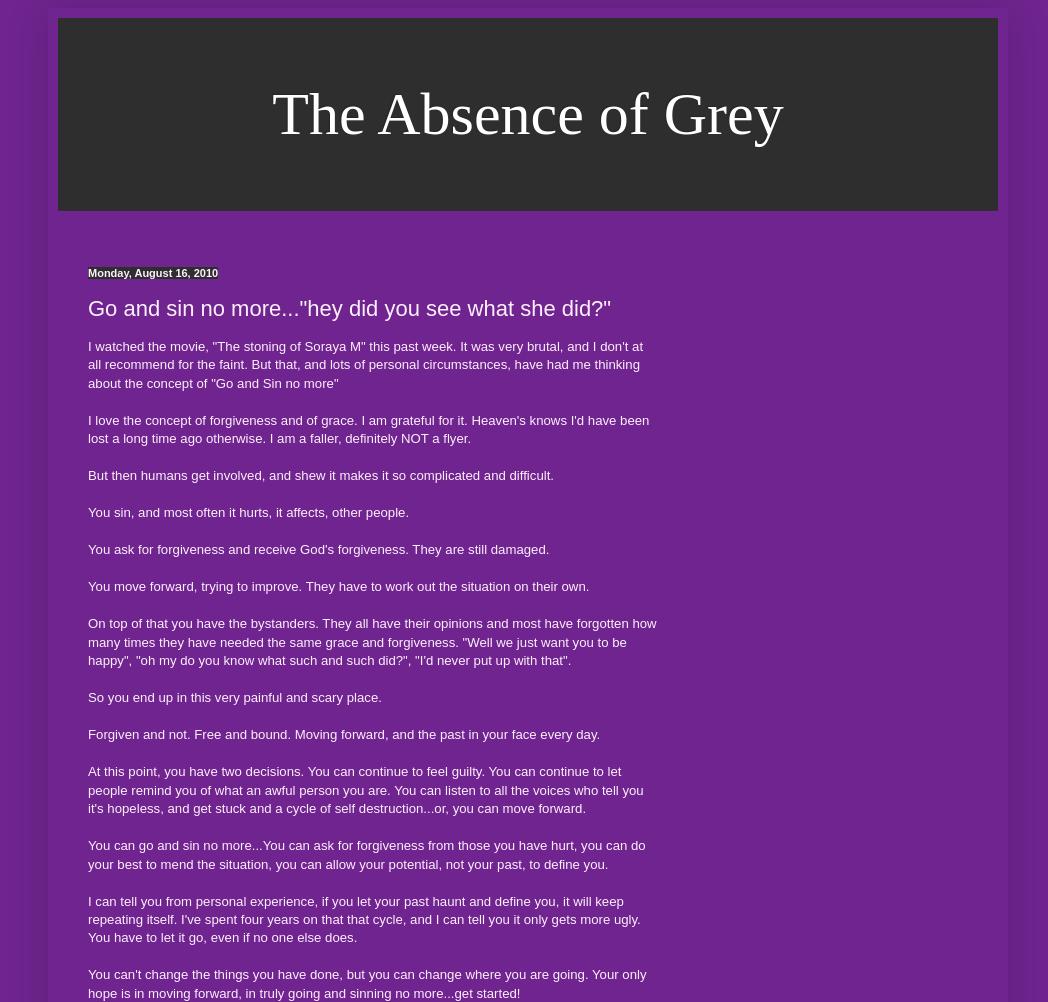 The width and height of the screenshot is (1048, 1002). Describe the element at coordinates (364, 788) in the screenshot. I see `'At this point, you have two decisions. You can continue to feel guilty. You can continue to let people remind you of what an awful person you are. You can listen to all the voices who tell you it's hopeless, and get stuck and a cycle of self destruction...or, you can move forward.'` at that location.